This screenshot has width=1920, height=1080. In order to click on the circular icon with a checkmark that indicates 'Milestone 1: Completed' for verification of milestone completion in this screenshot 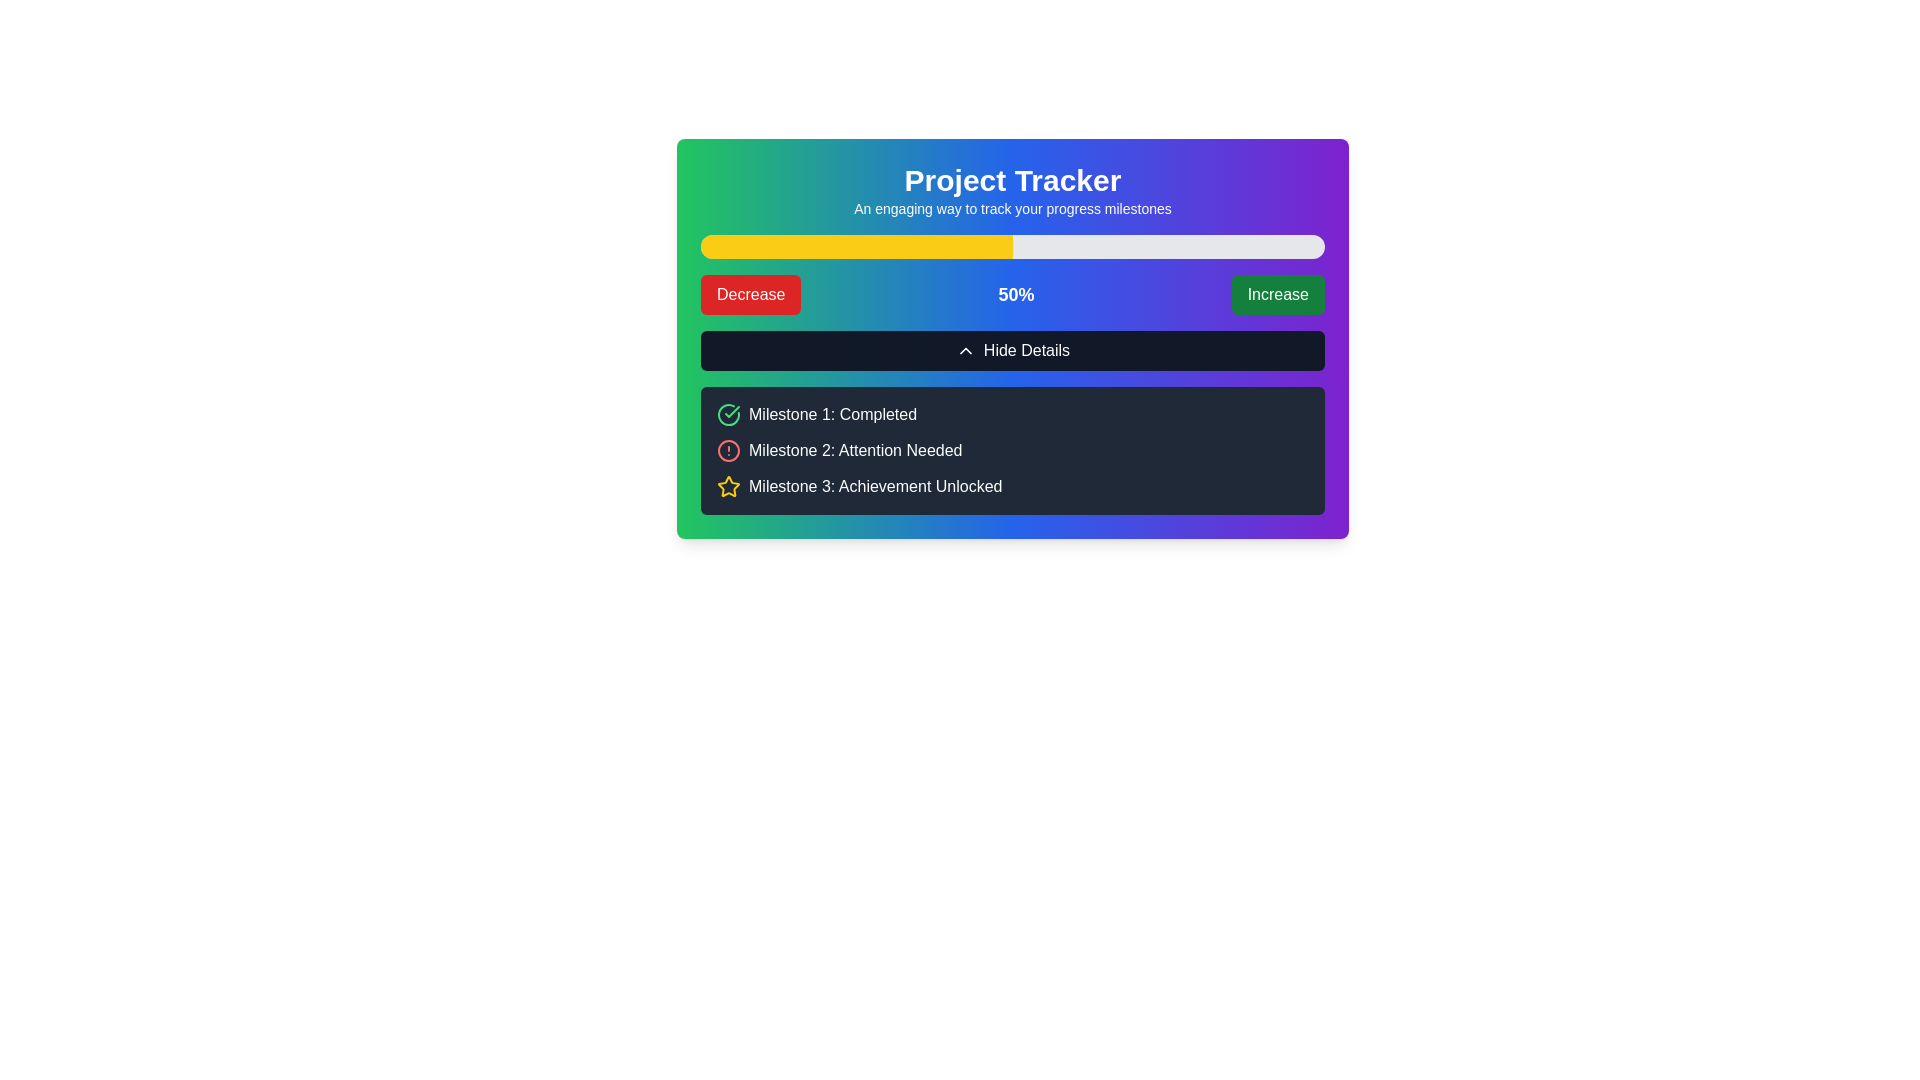, I will do `click(728, 414)`.